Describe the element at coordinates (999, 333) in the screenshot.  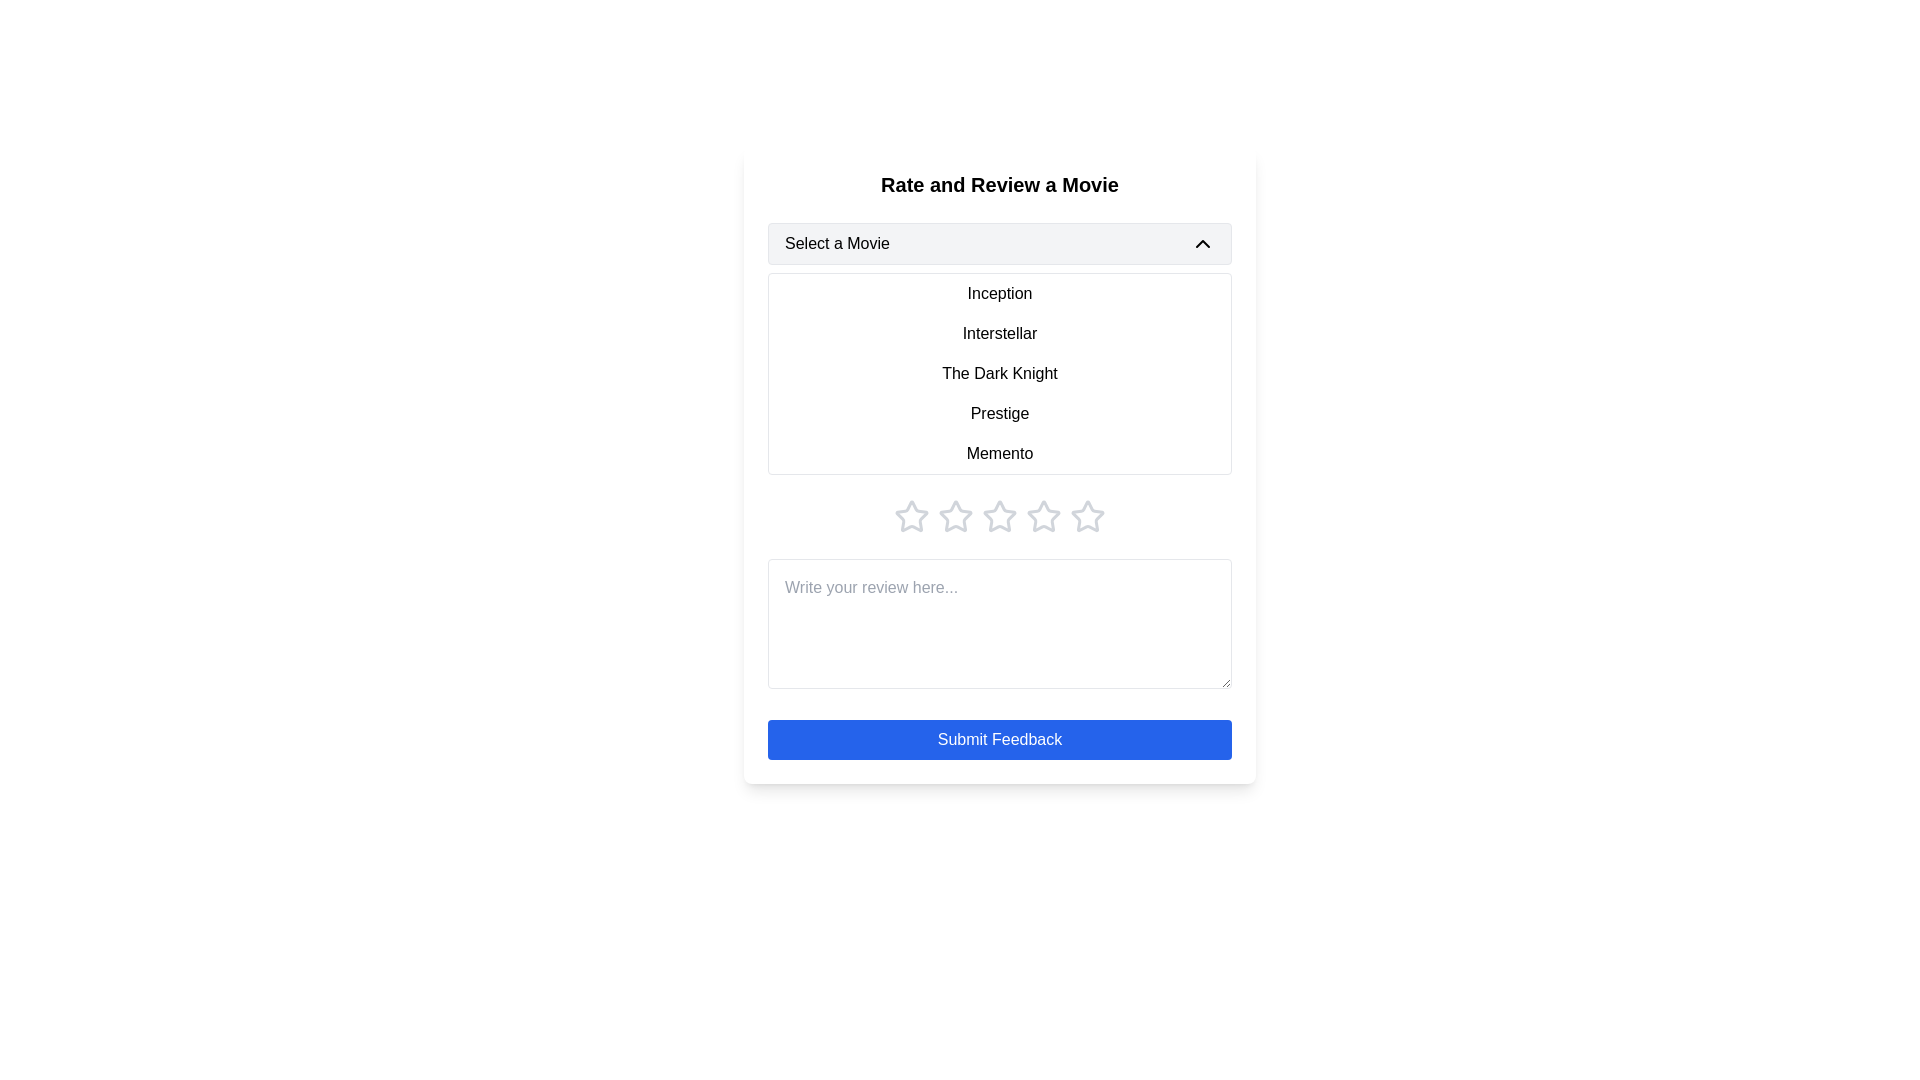
I see `the second movie title Text Label that displays a movie name, located between 'Inception' and 'The Dark Knight' in a vertically stacked list` at that location.